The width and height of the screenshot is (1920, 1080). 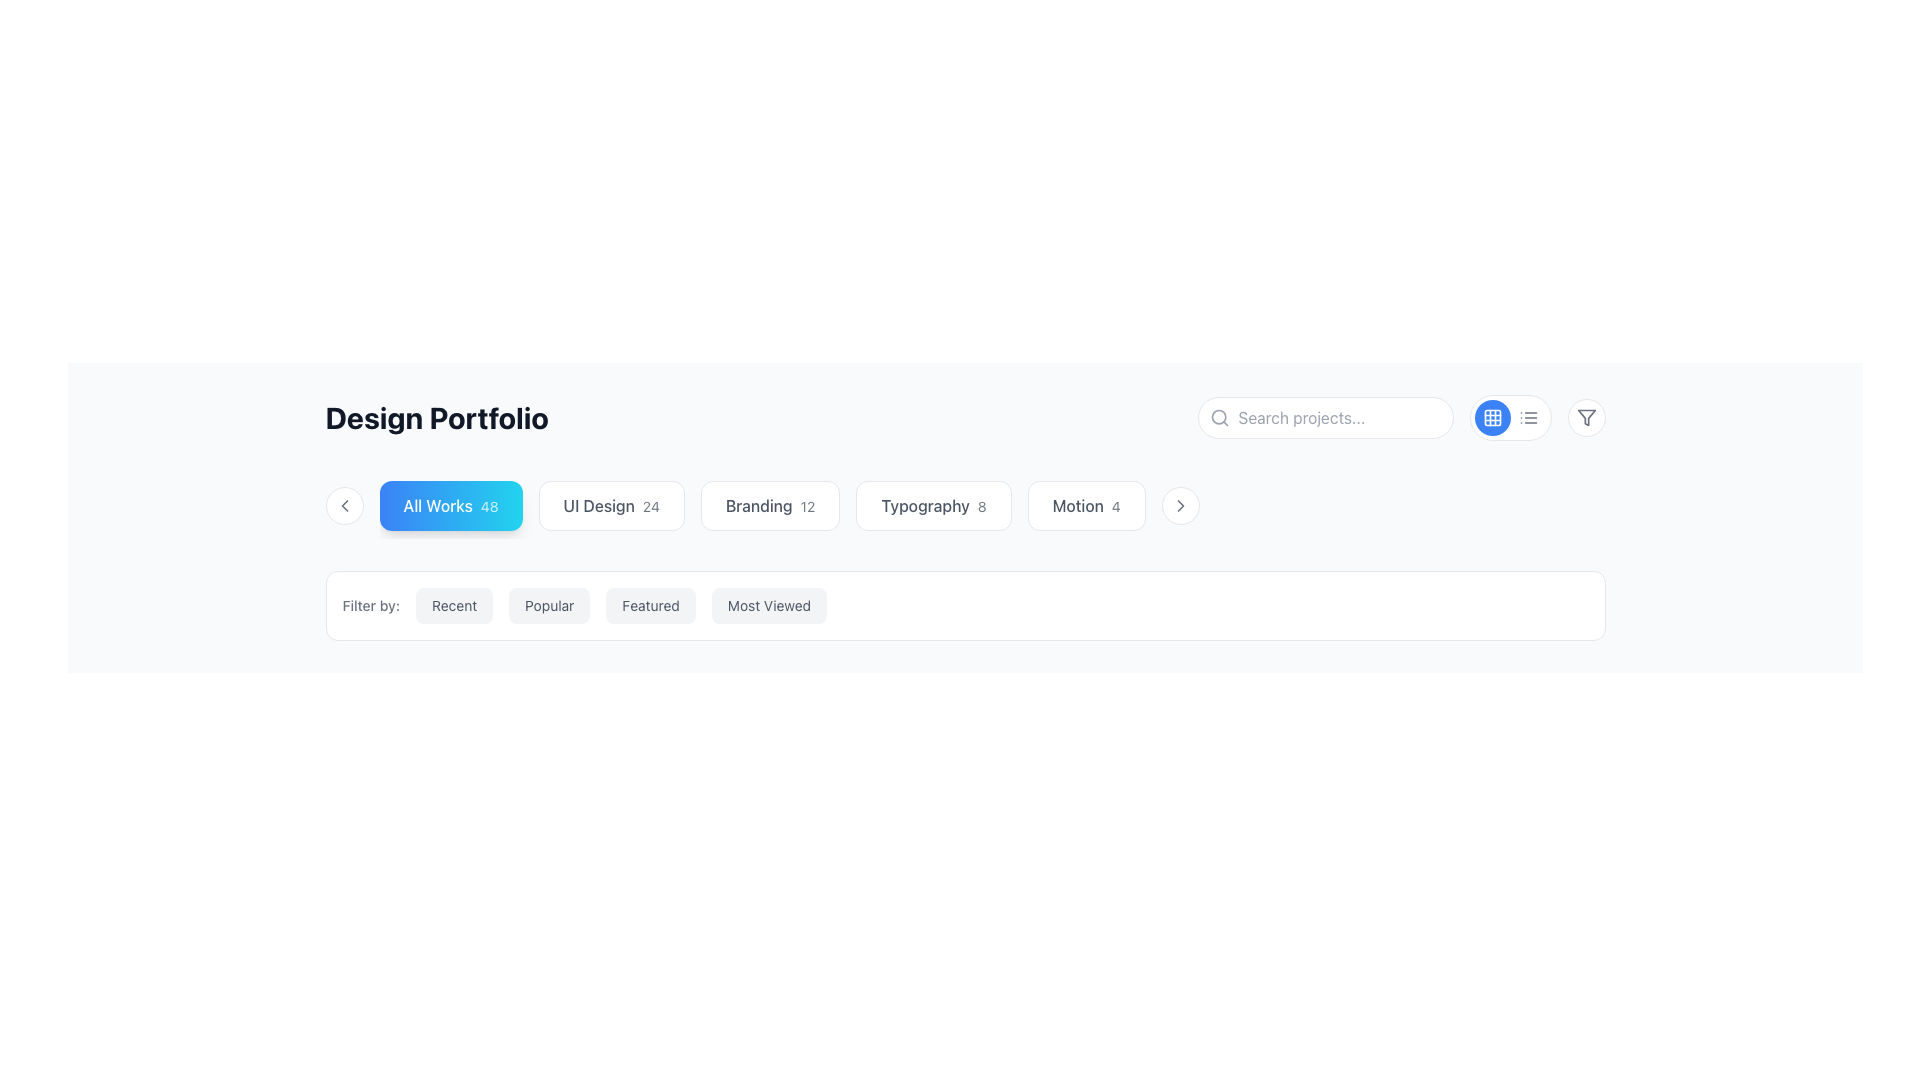 What do you see at coordinates (1115, 505) in the screenshot?
I see `the Text label that serves as a count indicator associated with the 'Motion 4' button` at bounding box center [1115, 505].